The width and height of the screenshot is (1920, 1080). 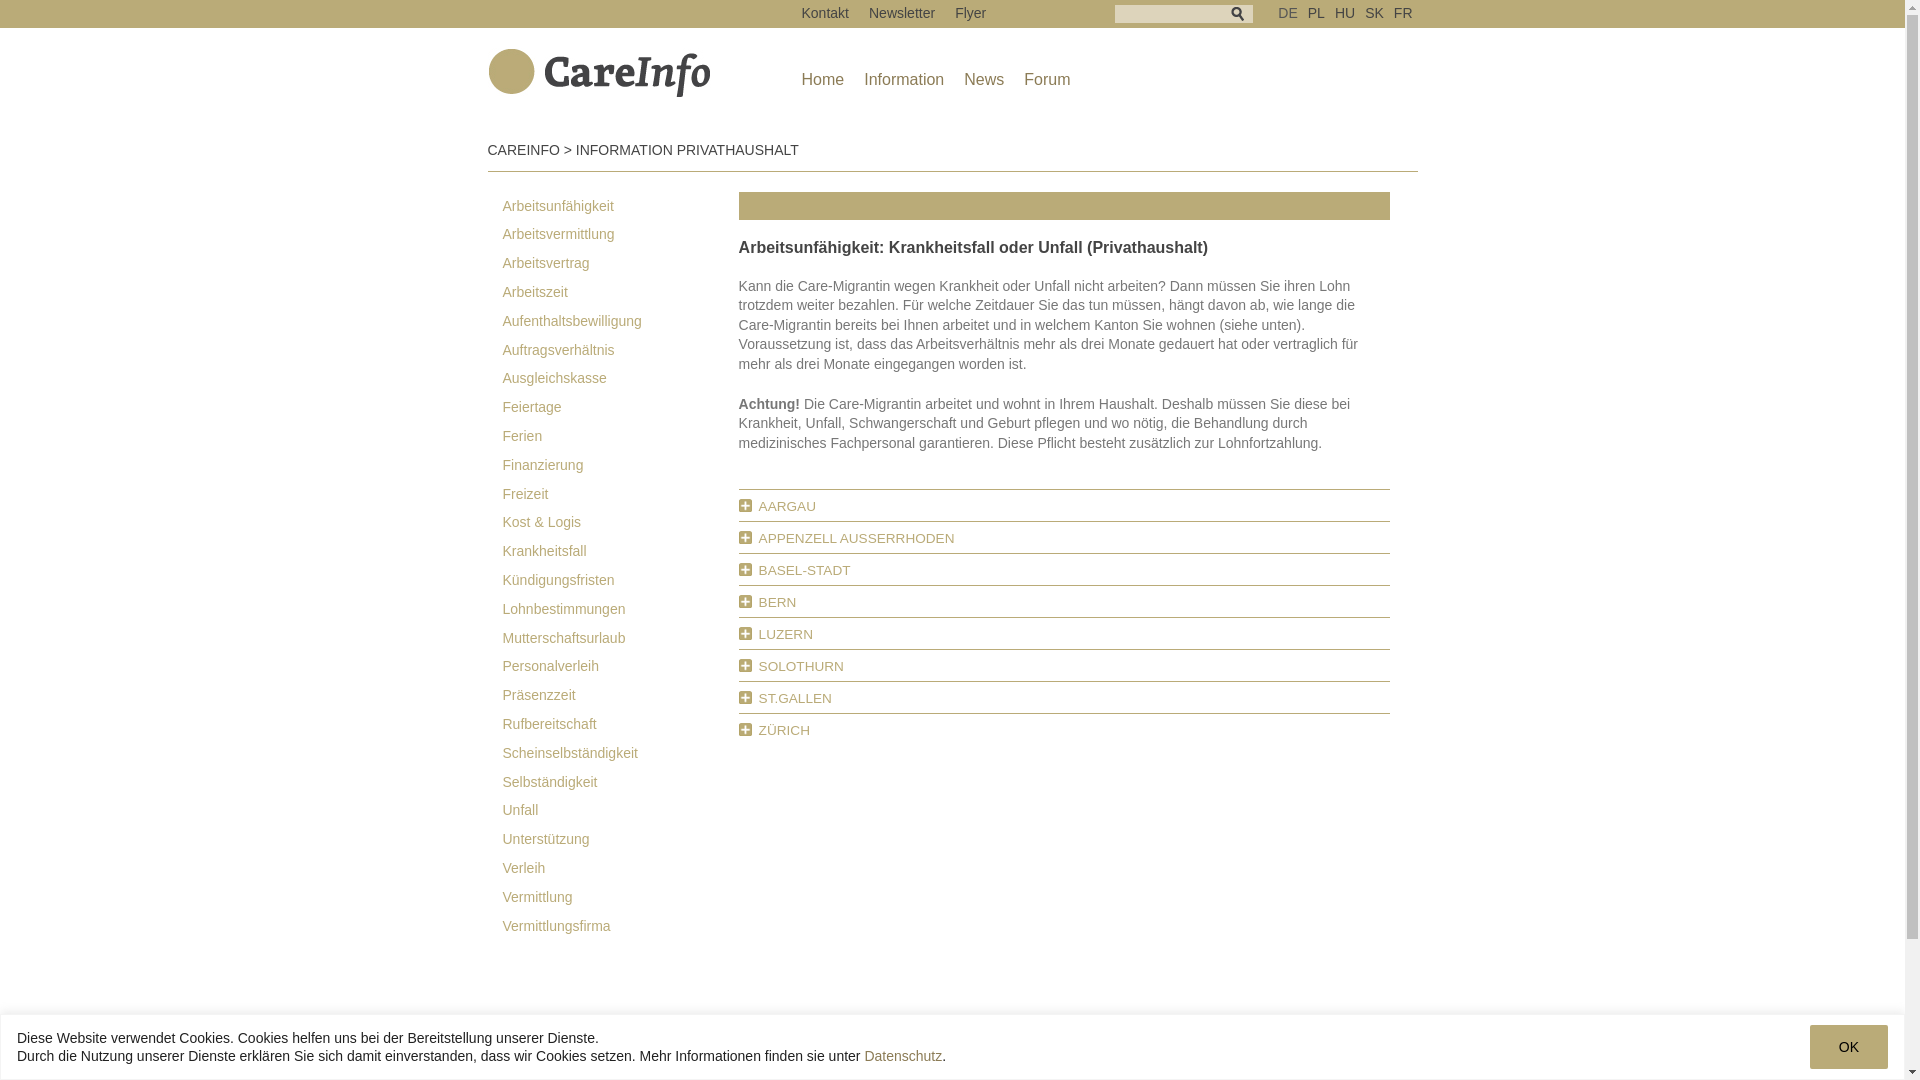 I want to click on 'CAREINFO', so click(x=523, y=149).